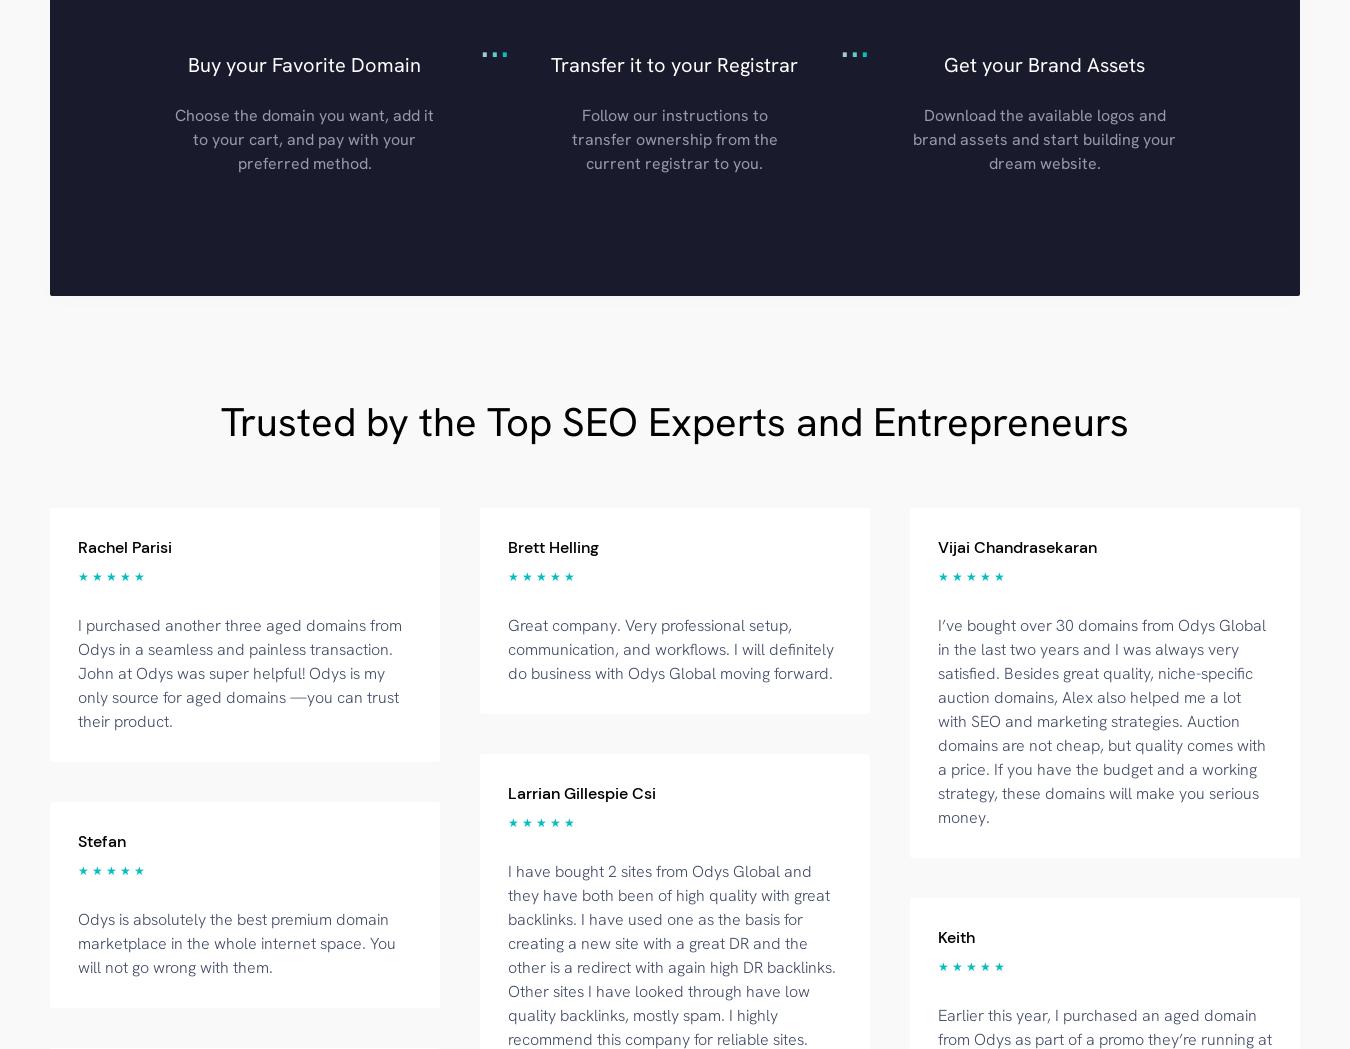 Image resolution: width=1350 pixels, height=1049 pixels. What do you see at coordinates (236, 942) in the screenshot?
I see `'Odys is absolutely the best premium domain marketplace in the whole internet space. You will not go wrong with them.'` at bounding box center [236, 942].